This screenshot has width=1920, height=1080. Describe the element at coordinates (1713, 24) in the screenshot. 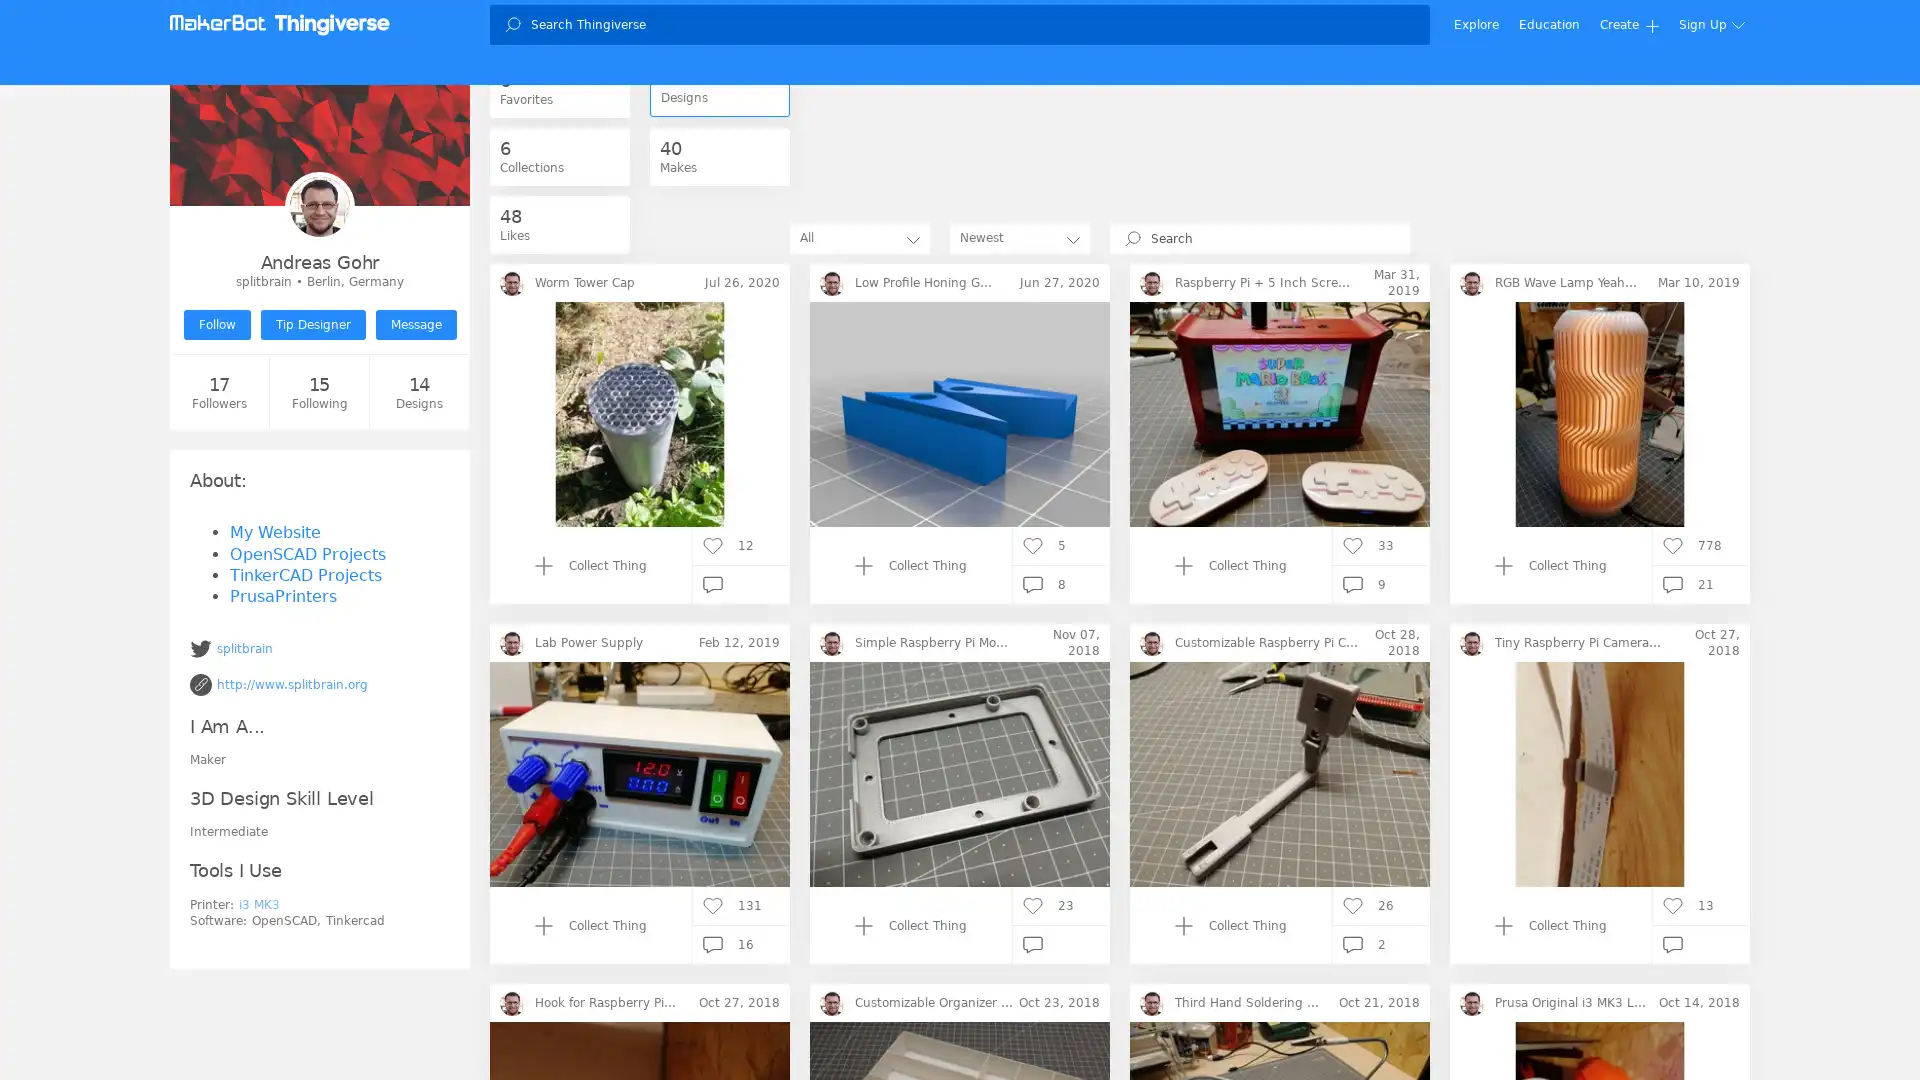

I see `Sign Up` at that location.